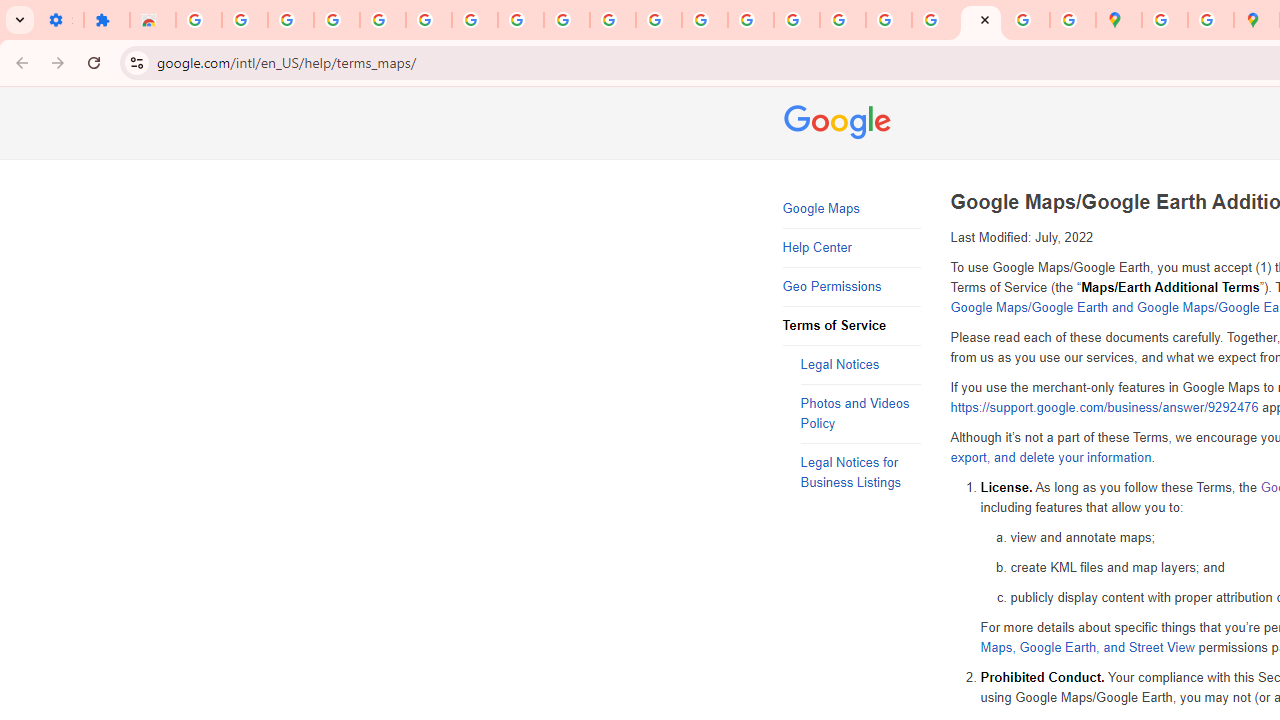 The height and width of the screenshot is (720, 1280). Describe the element at coordinates (851, 247) in the screenshot. I see `'Help Center'` at that location.